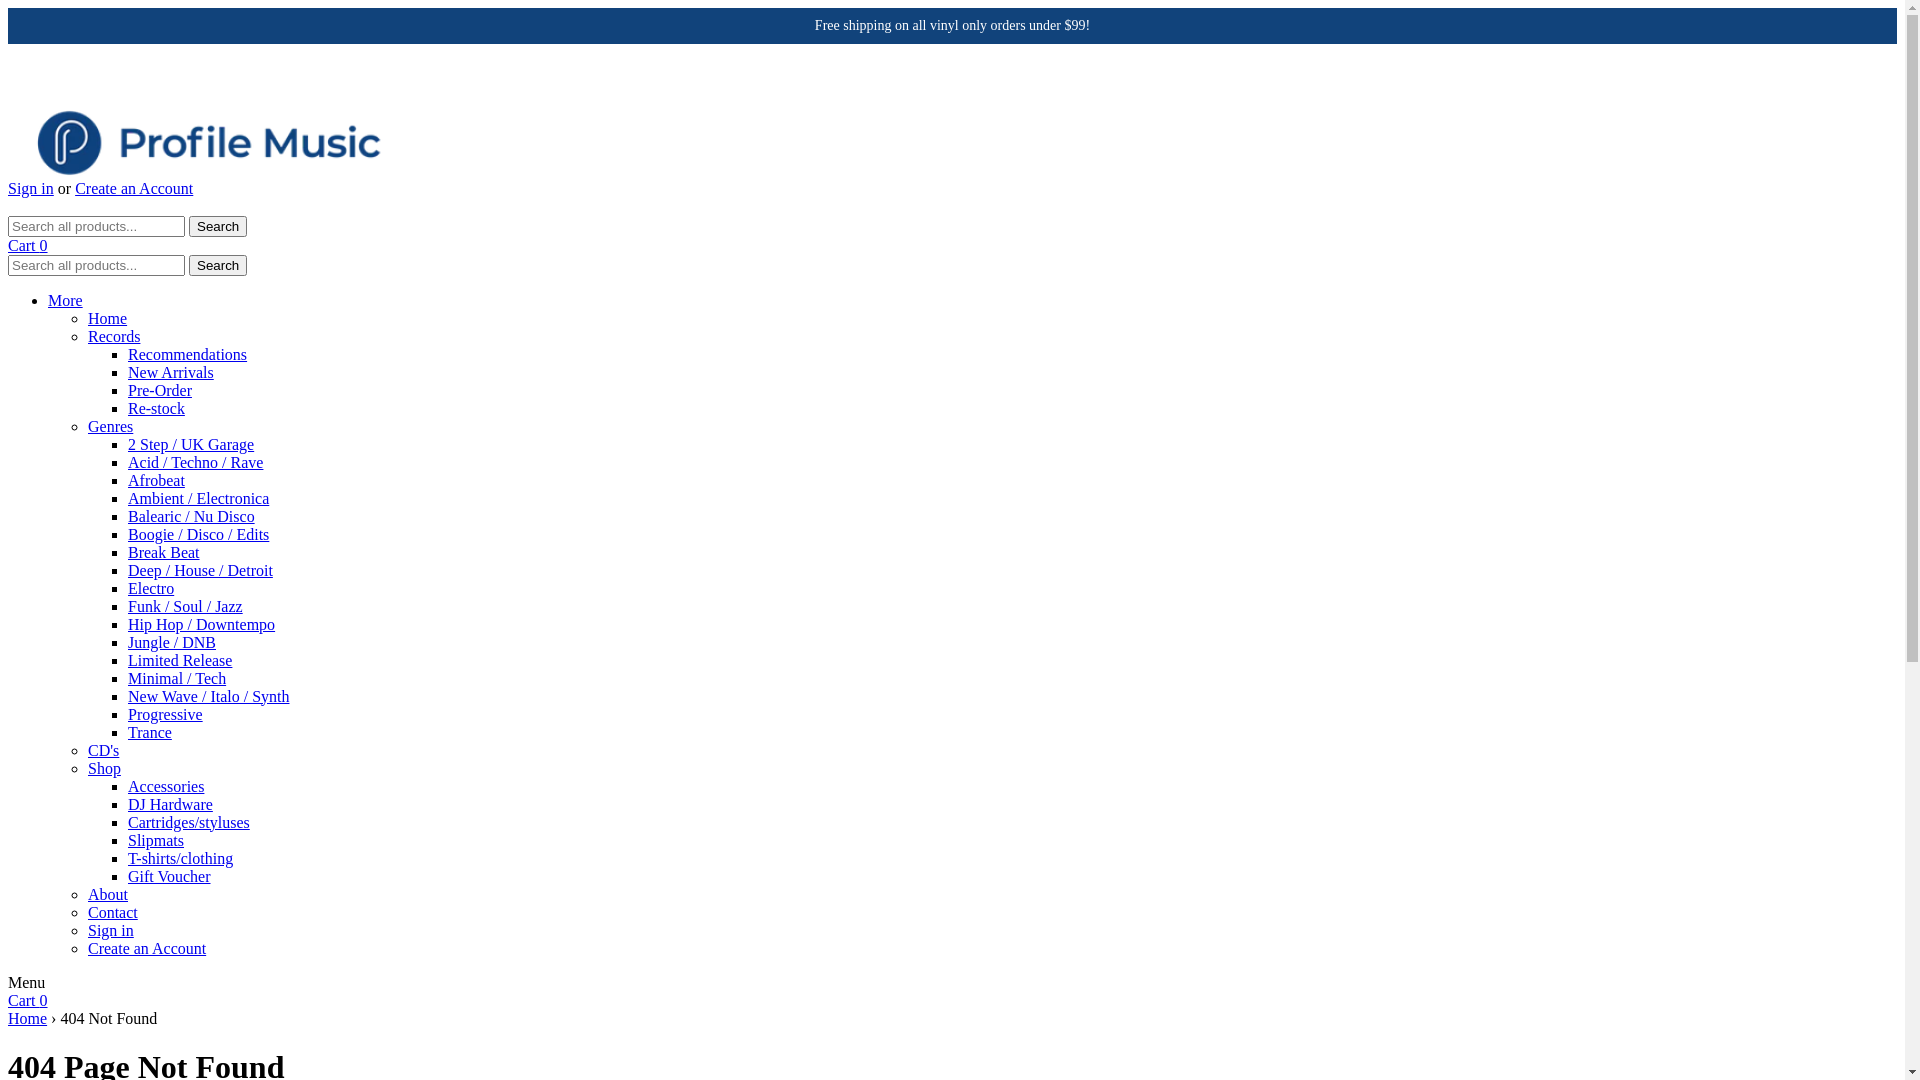 The image size is (1920, 1080). Describe the element at coordinates (28, 1000) in the screenshot. I see `'Cart 0'` at that location.